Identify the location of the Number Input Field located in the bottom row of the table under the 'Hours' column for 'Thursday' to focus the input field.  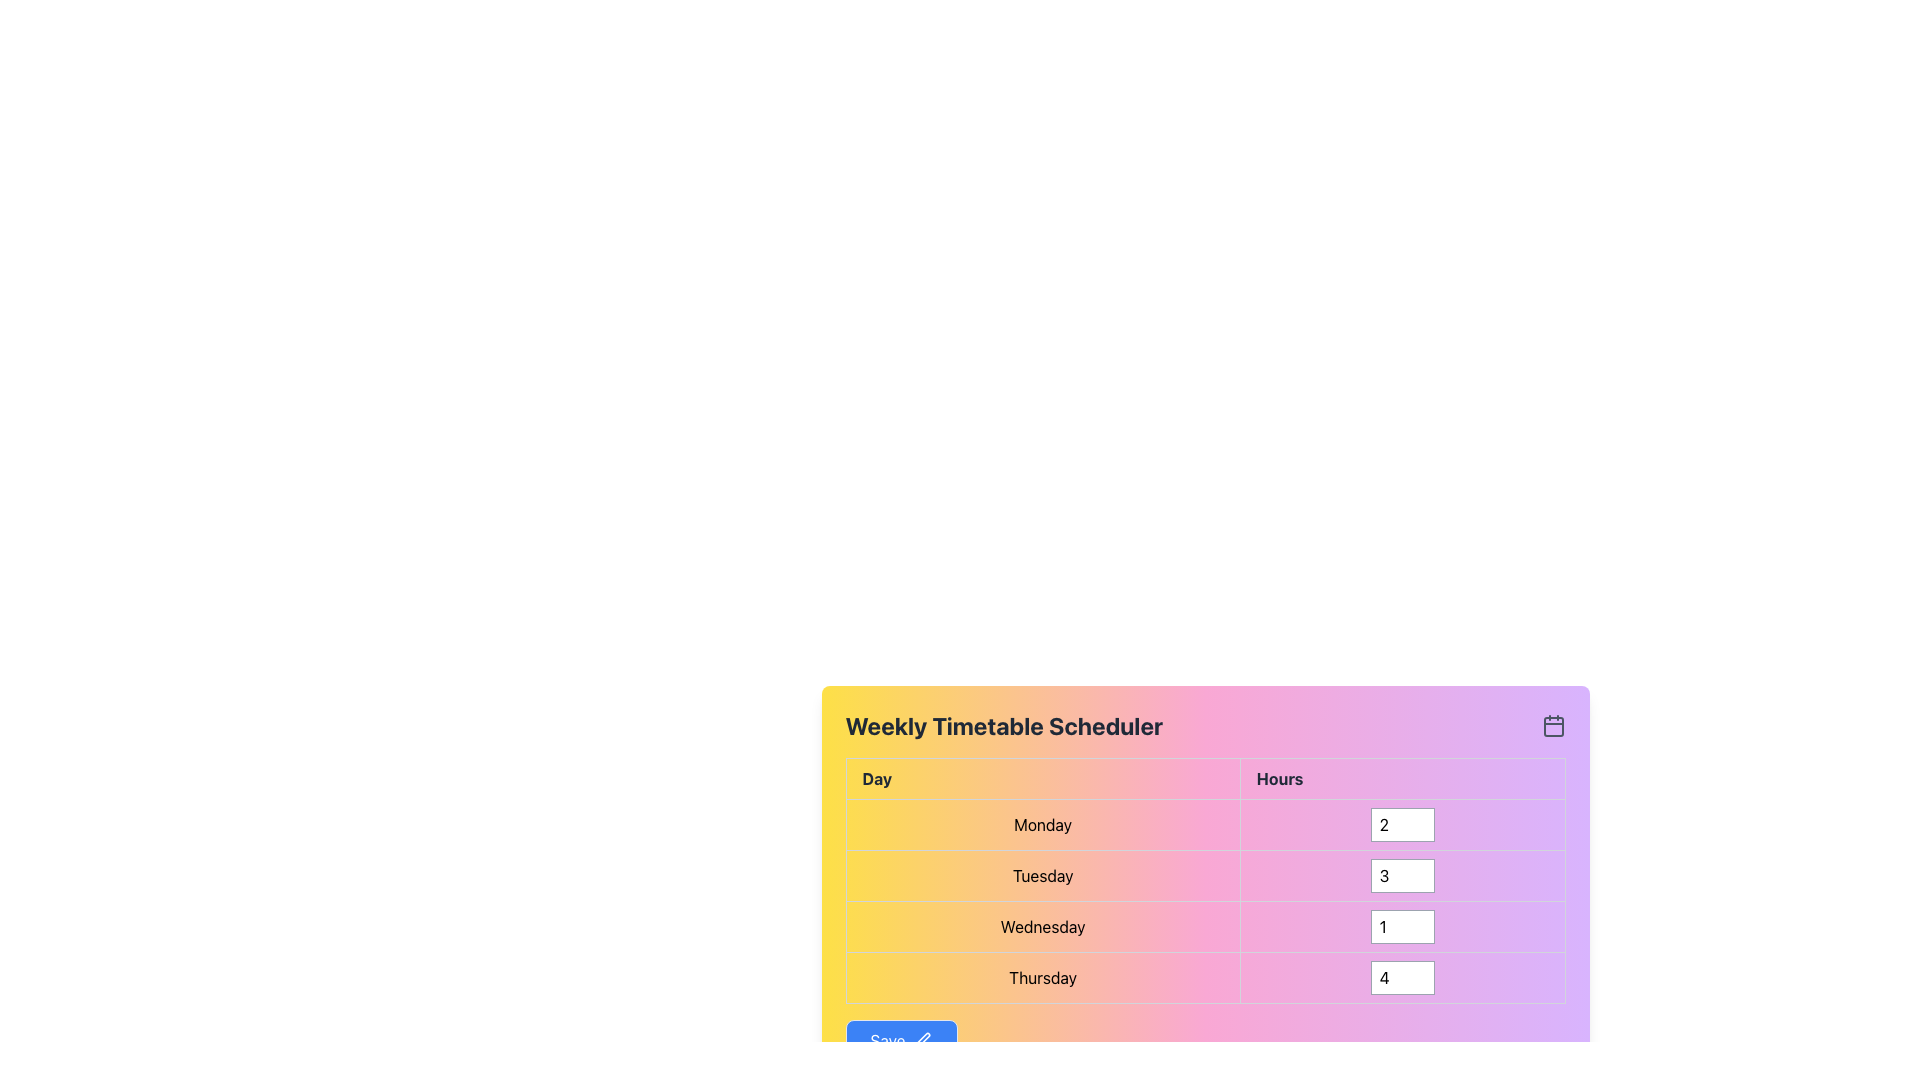
(1401, 977).